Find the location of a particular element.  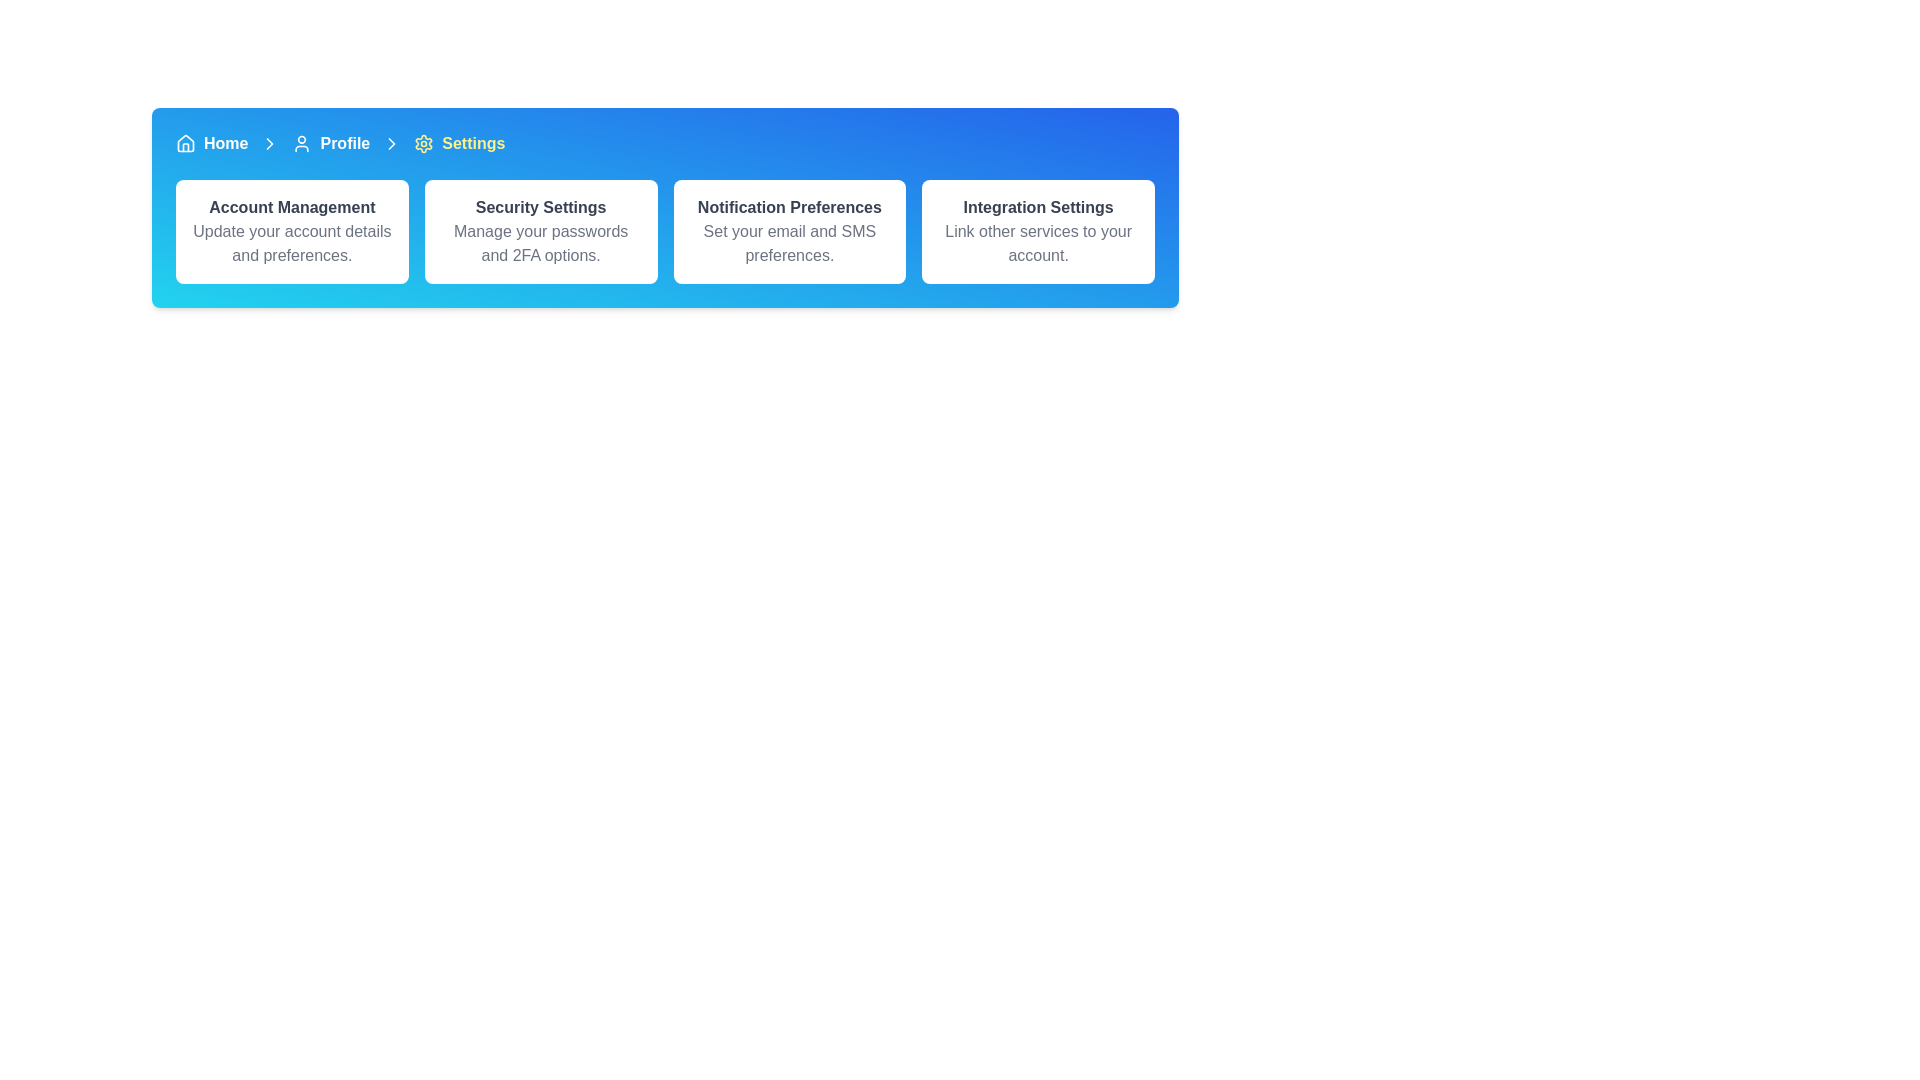

the breadcrumb separator icon located in the top navigation menu bar between 'Profile' and 'Settings' to interact with the breadcrumb navigation is located at coordinates (269, 142).